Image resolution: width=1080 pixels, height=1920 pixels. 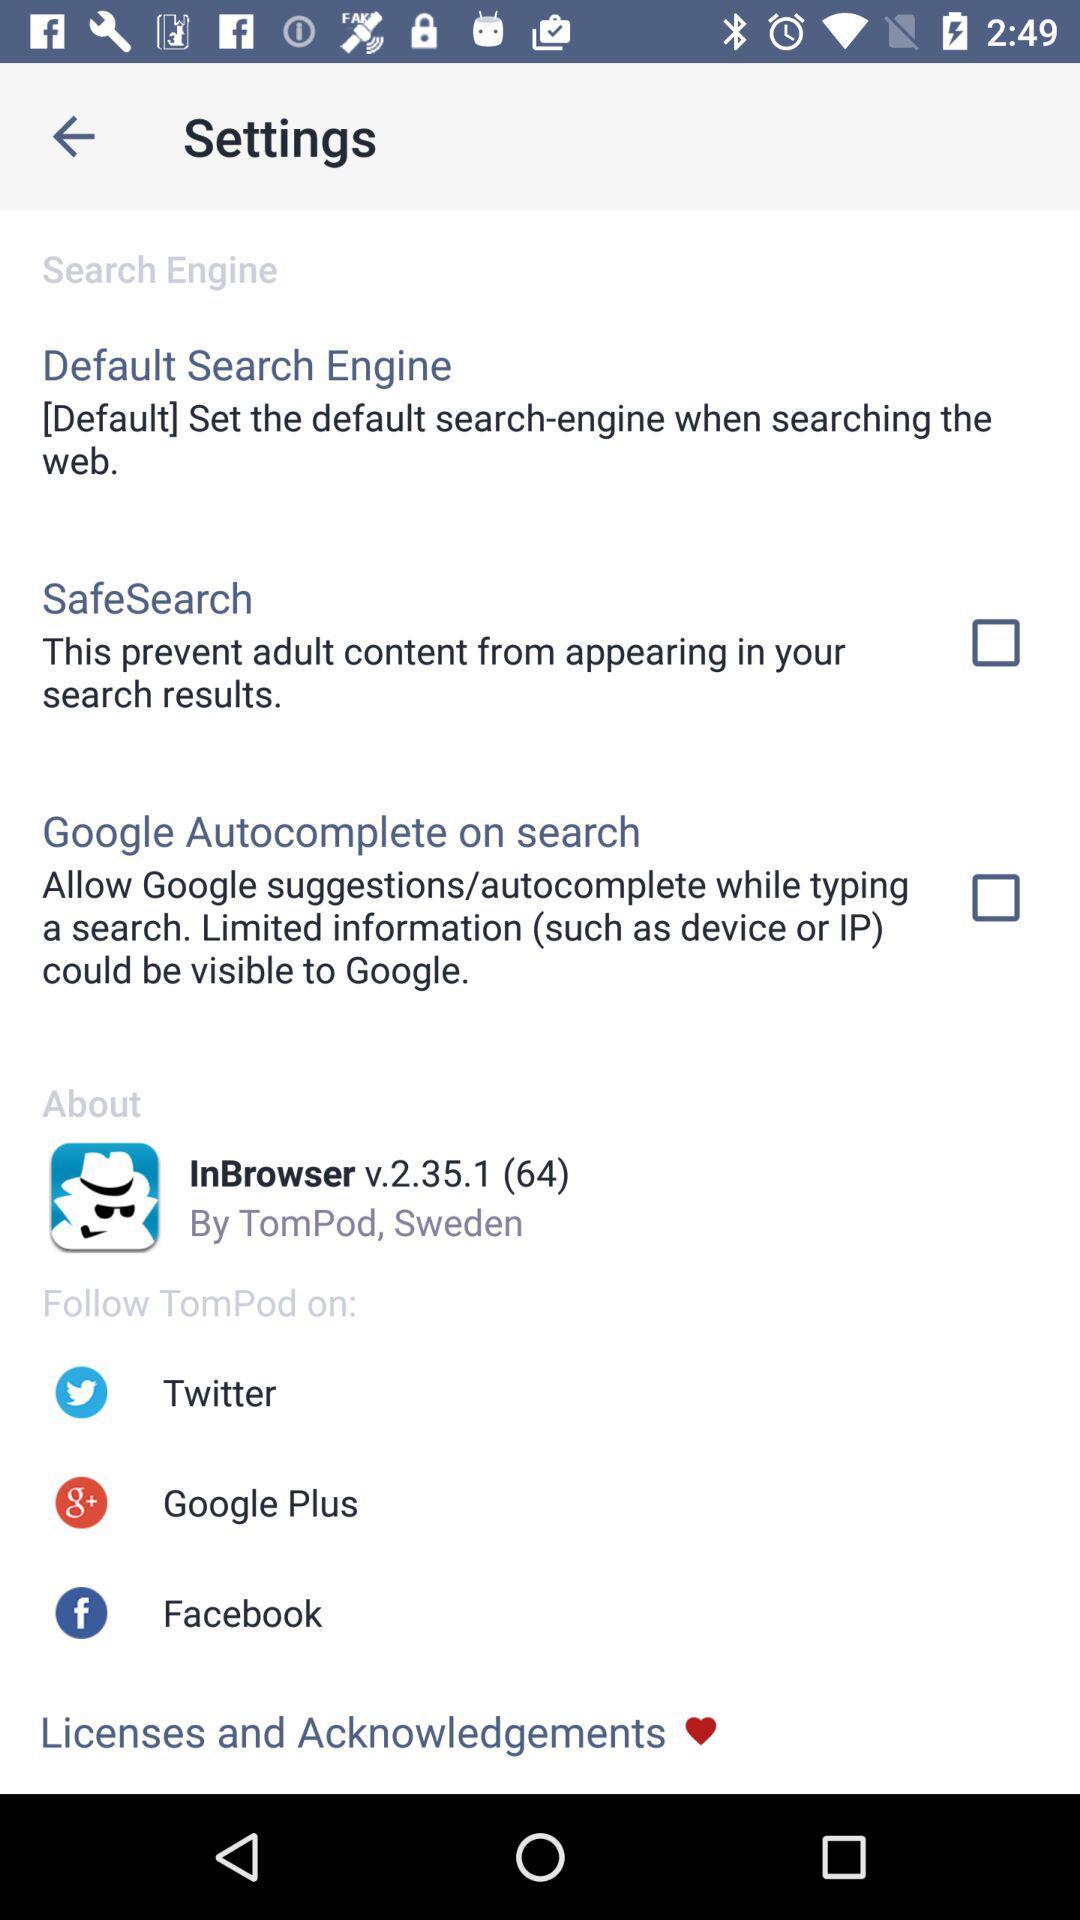 What do you see at coordinates (477, 671) in the screenshot?
I see `item above google autocomplete on` at bounding box center [477, 671].